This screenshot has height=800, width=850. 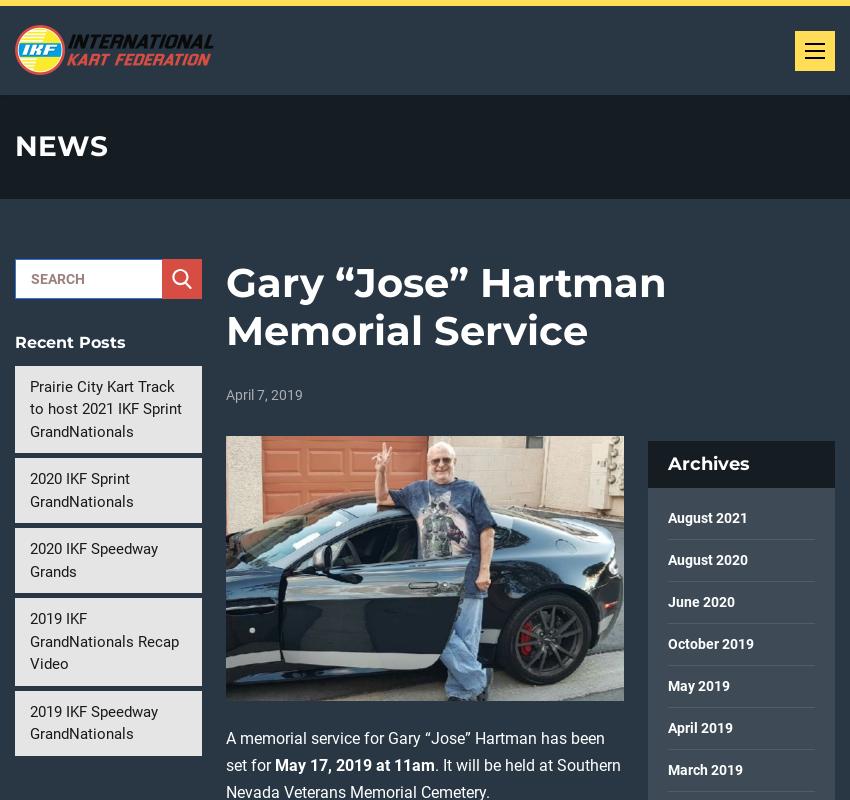 I want to click on 'April 7, 2019', so click(x=263, y=393).